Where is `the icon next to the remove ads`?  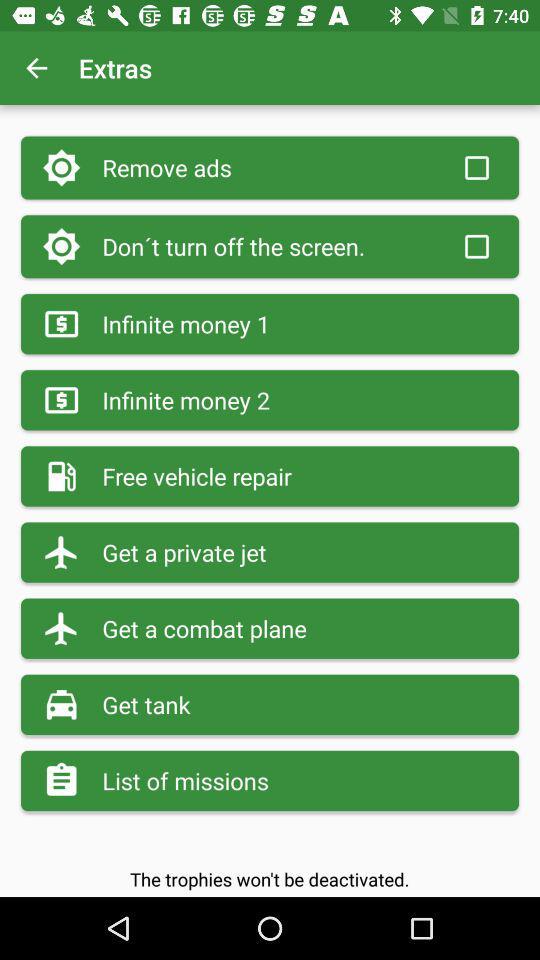
the icon next to the remove ads is located at coordinates (475, 167).